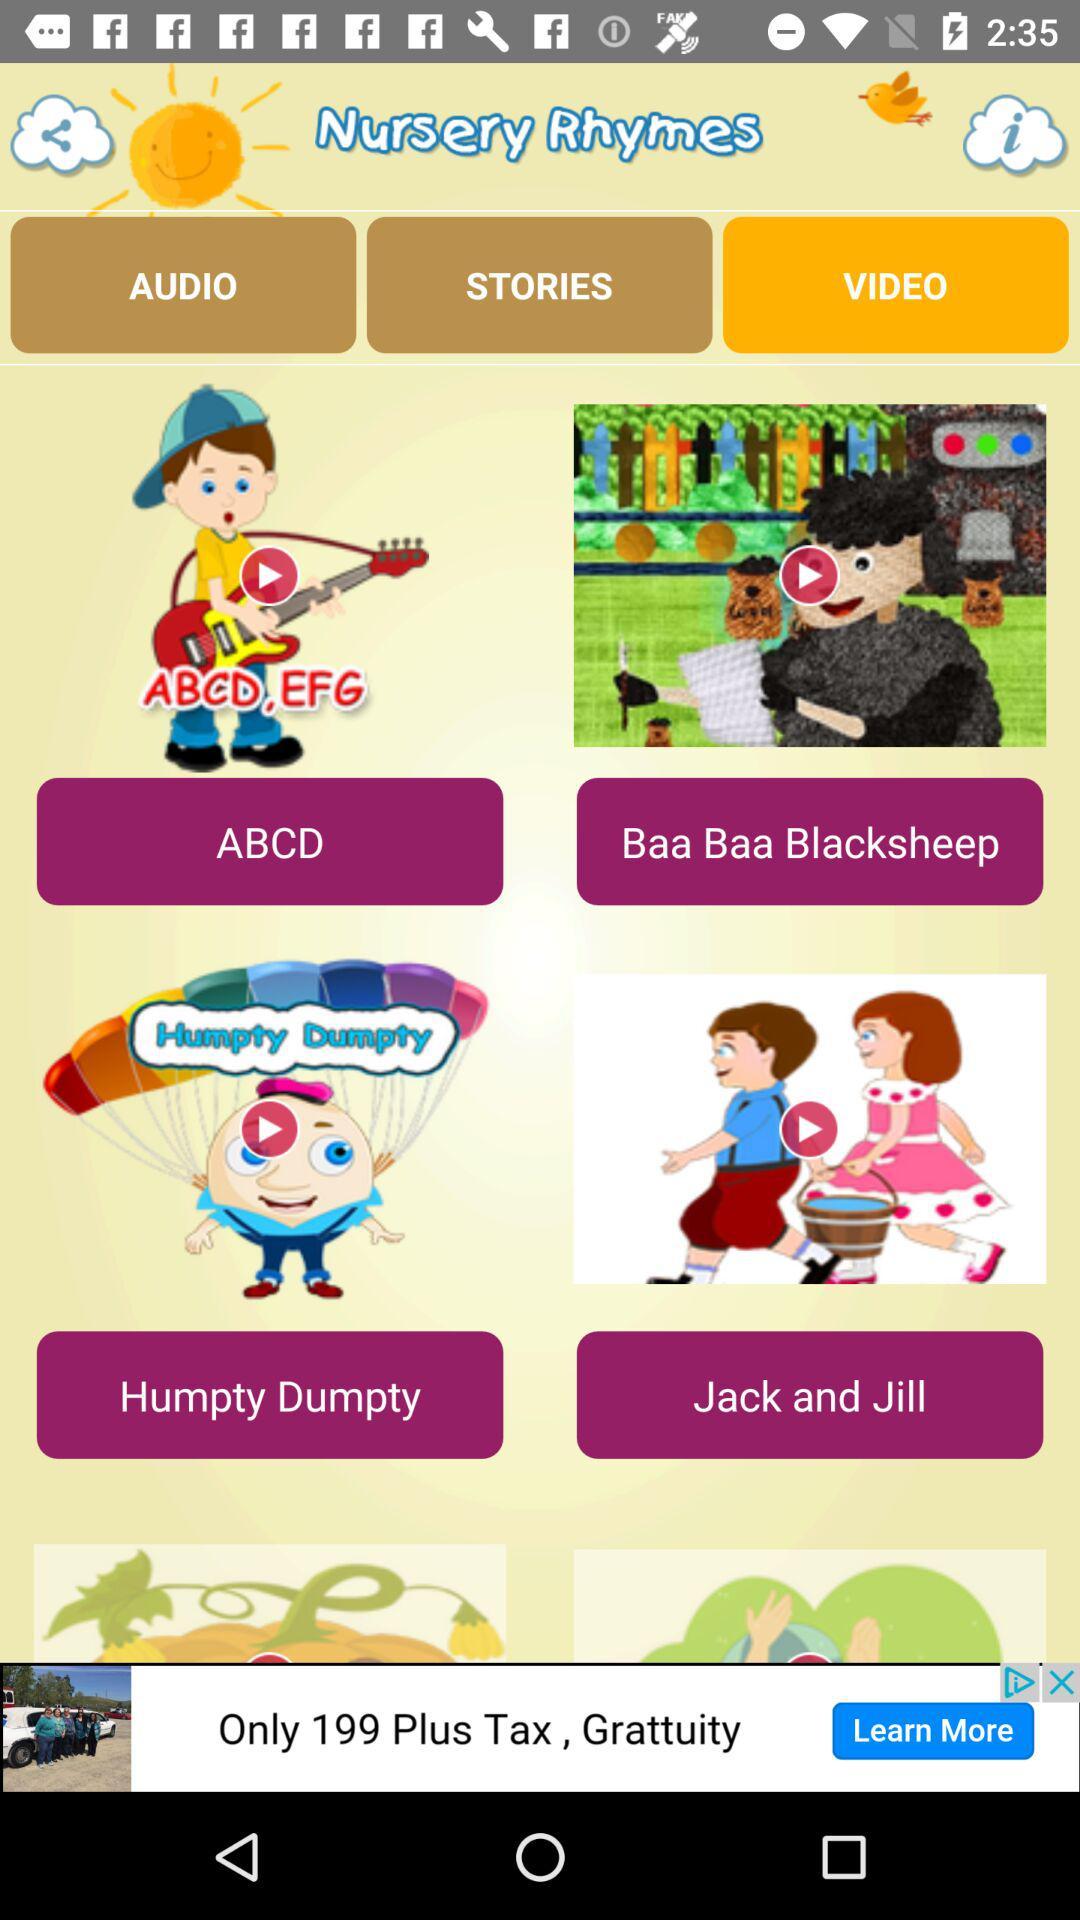  Describe the element at coordinates (62, 135) in the screenshot. I see `share` at that location.